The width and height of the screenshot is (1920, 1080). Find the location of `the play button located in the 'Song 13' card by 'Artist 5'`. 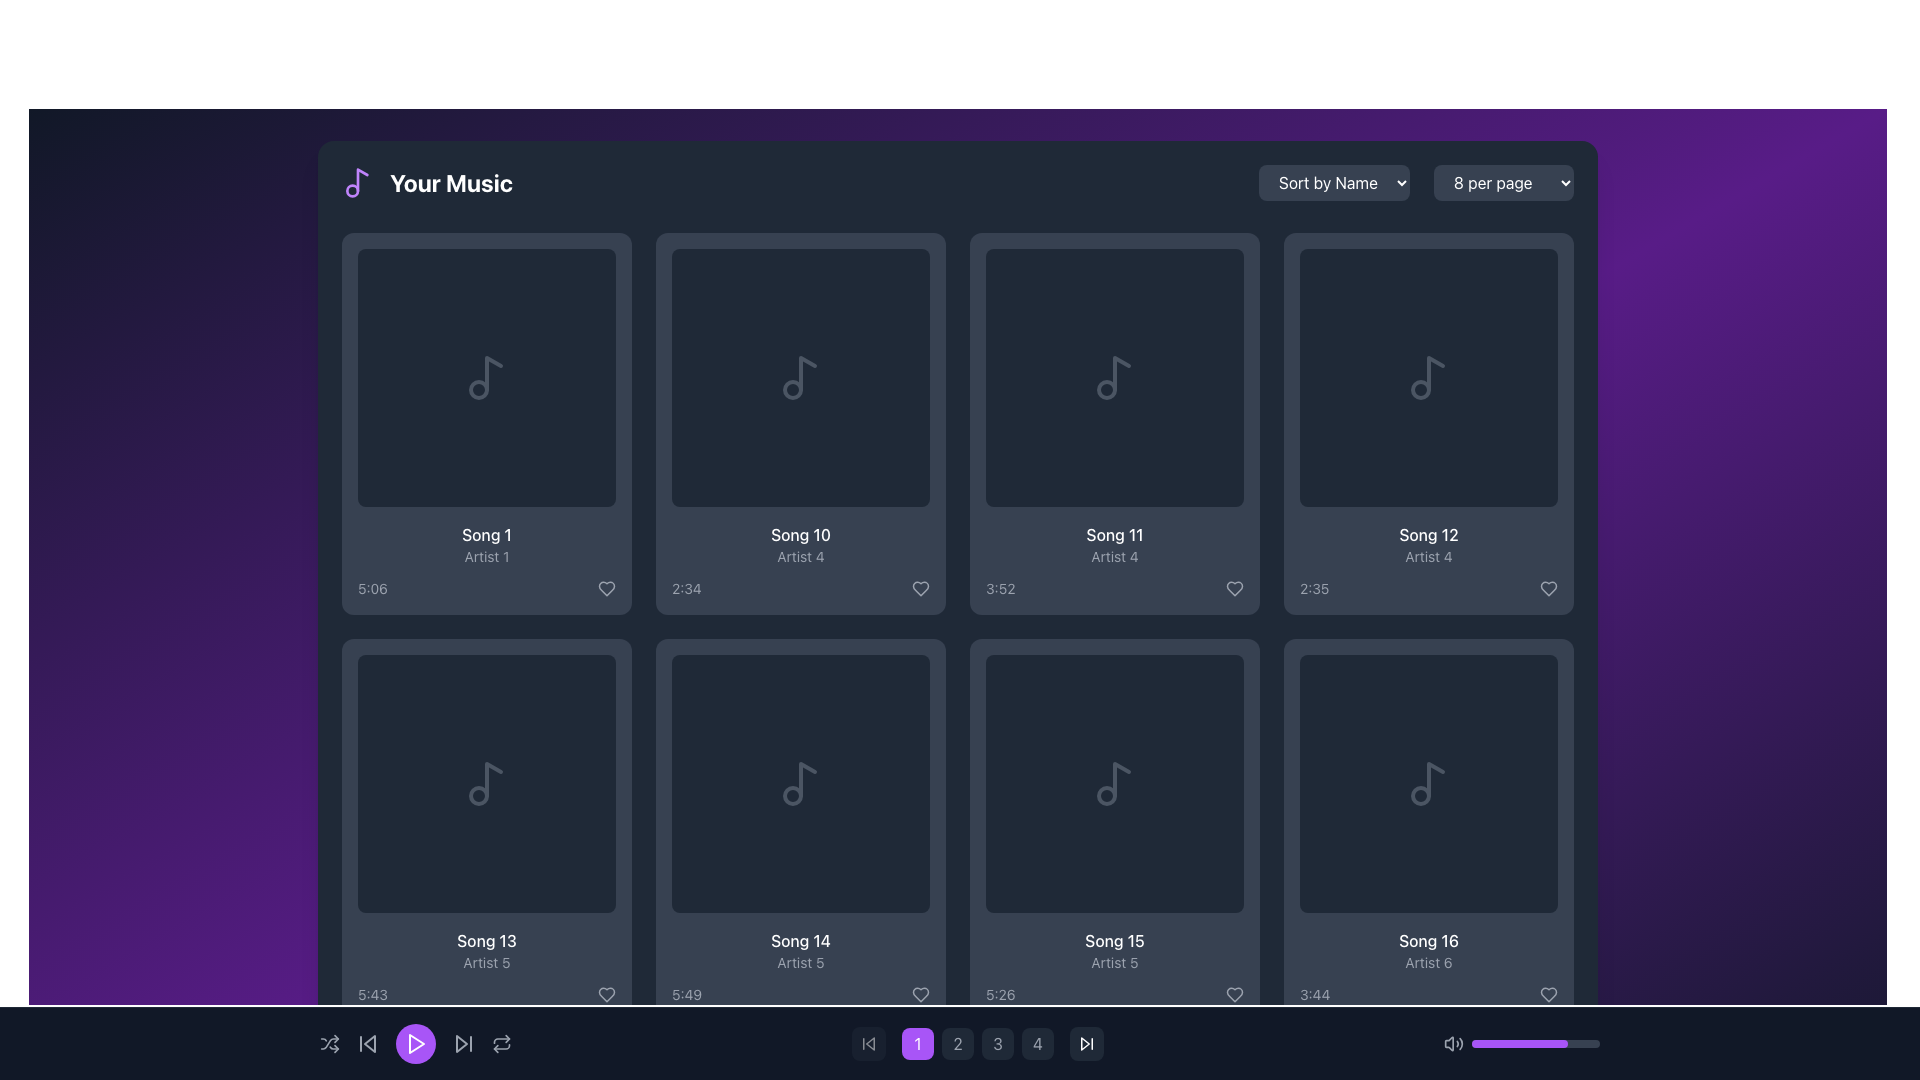

the play button located in the 'Song 13' card by 'Artist 5' is located at coordinates (486, 782).